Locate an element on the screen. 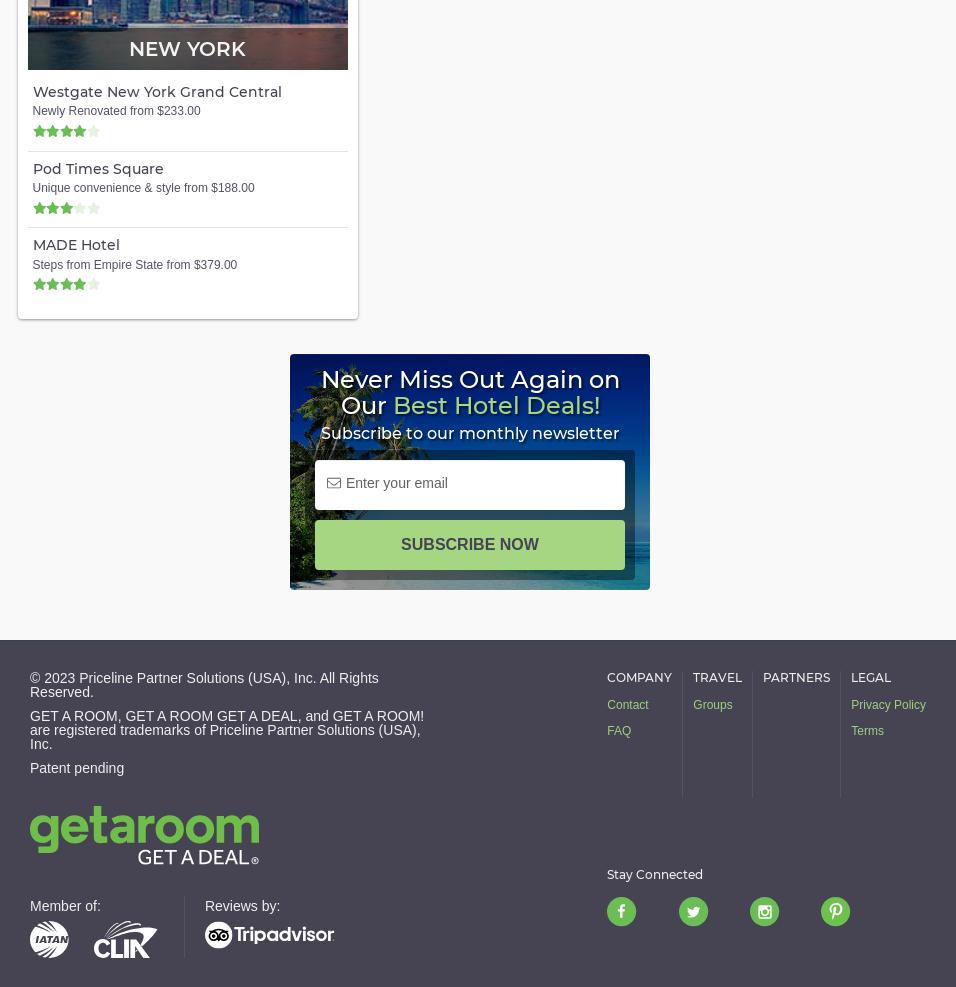 The image size is (956, 987). 'Groups' is located at coordinates (712, 704).